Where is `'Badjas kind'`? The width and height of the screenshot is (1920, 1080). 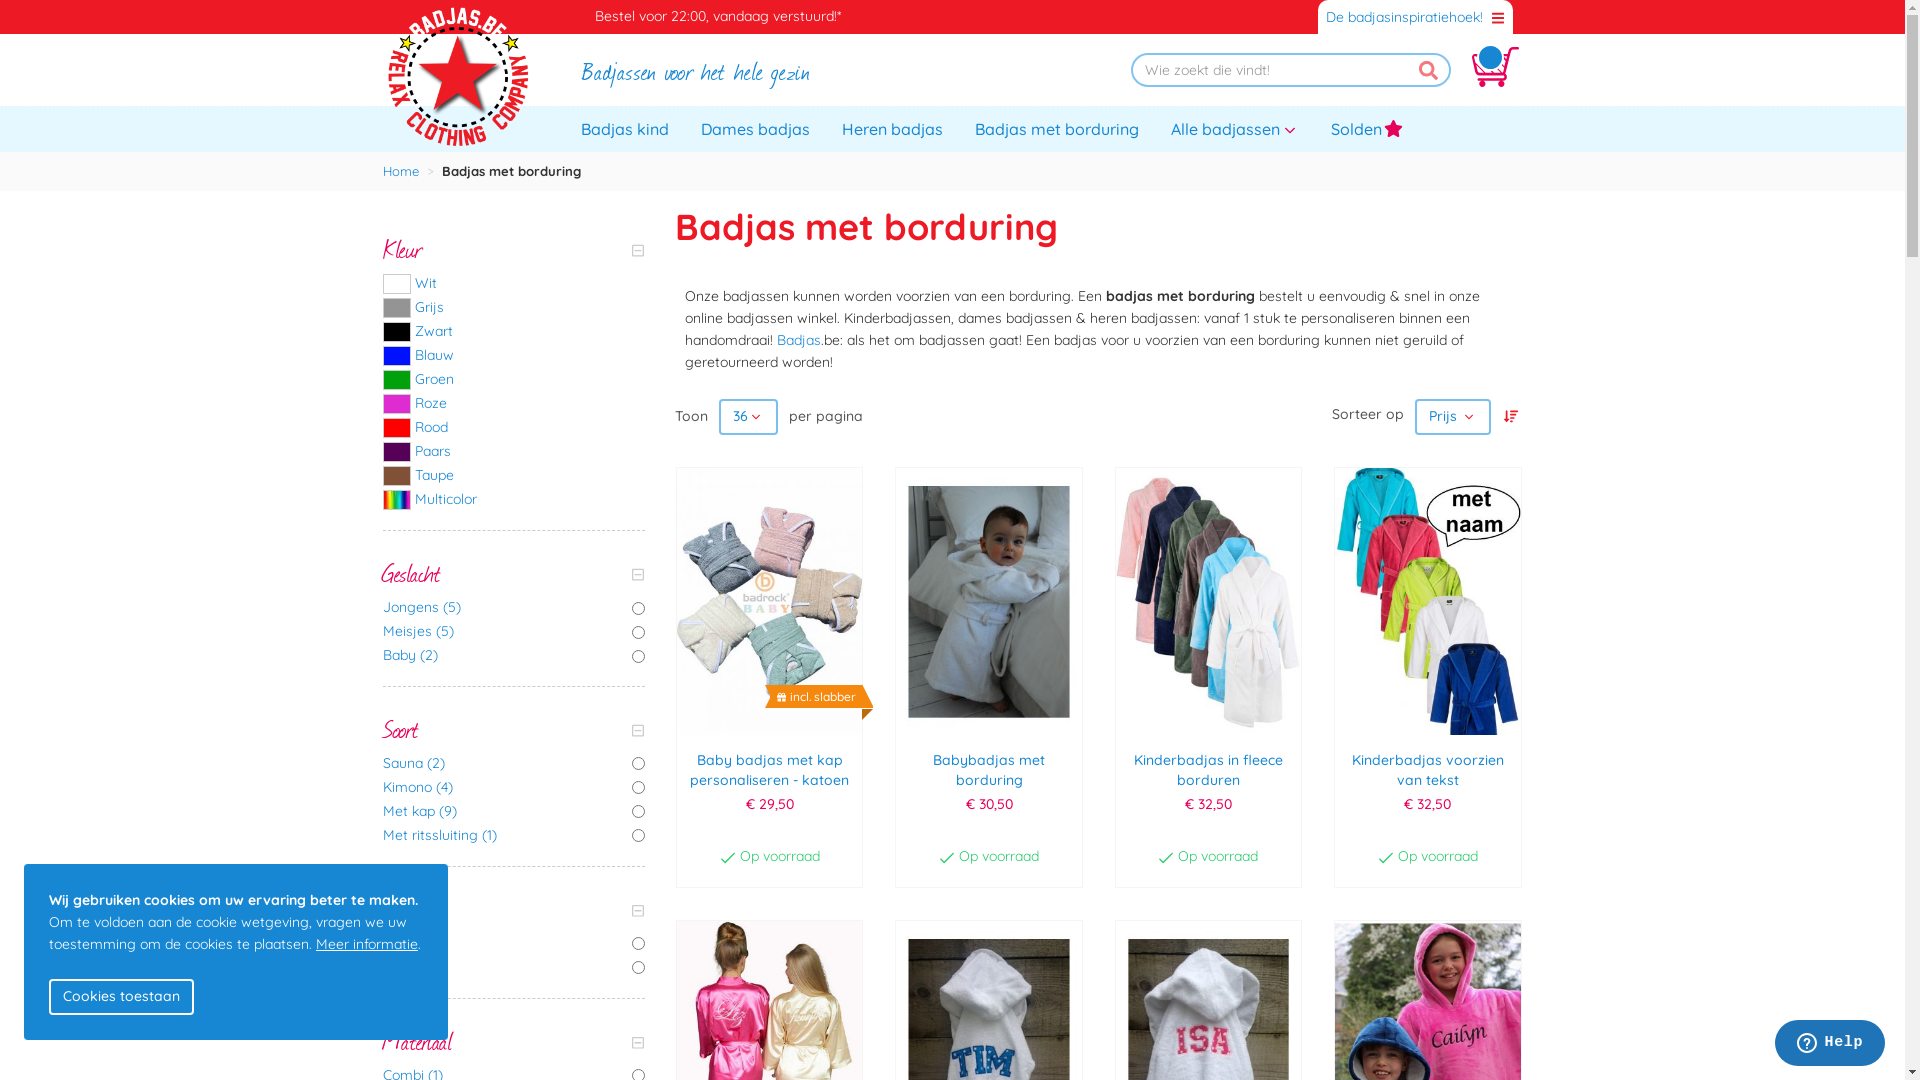
'Badjas kind' is located at coordinates (623, 128).